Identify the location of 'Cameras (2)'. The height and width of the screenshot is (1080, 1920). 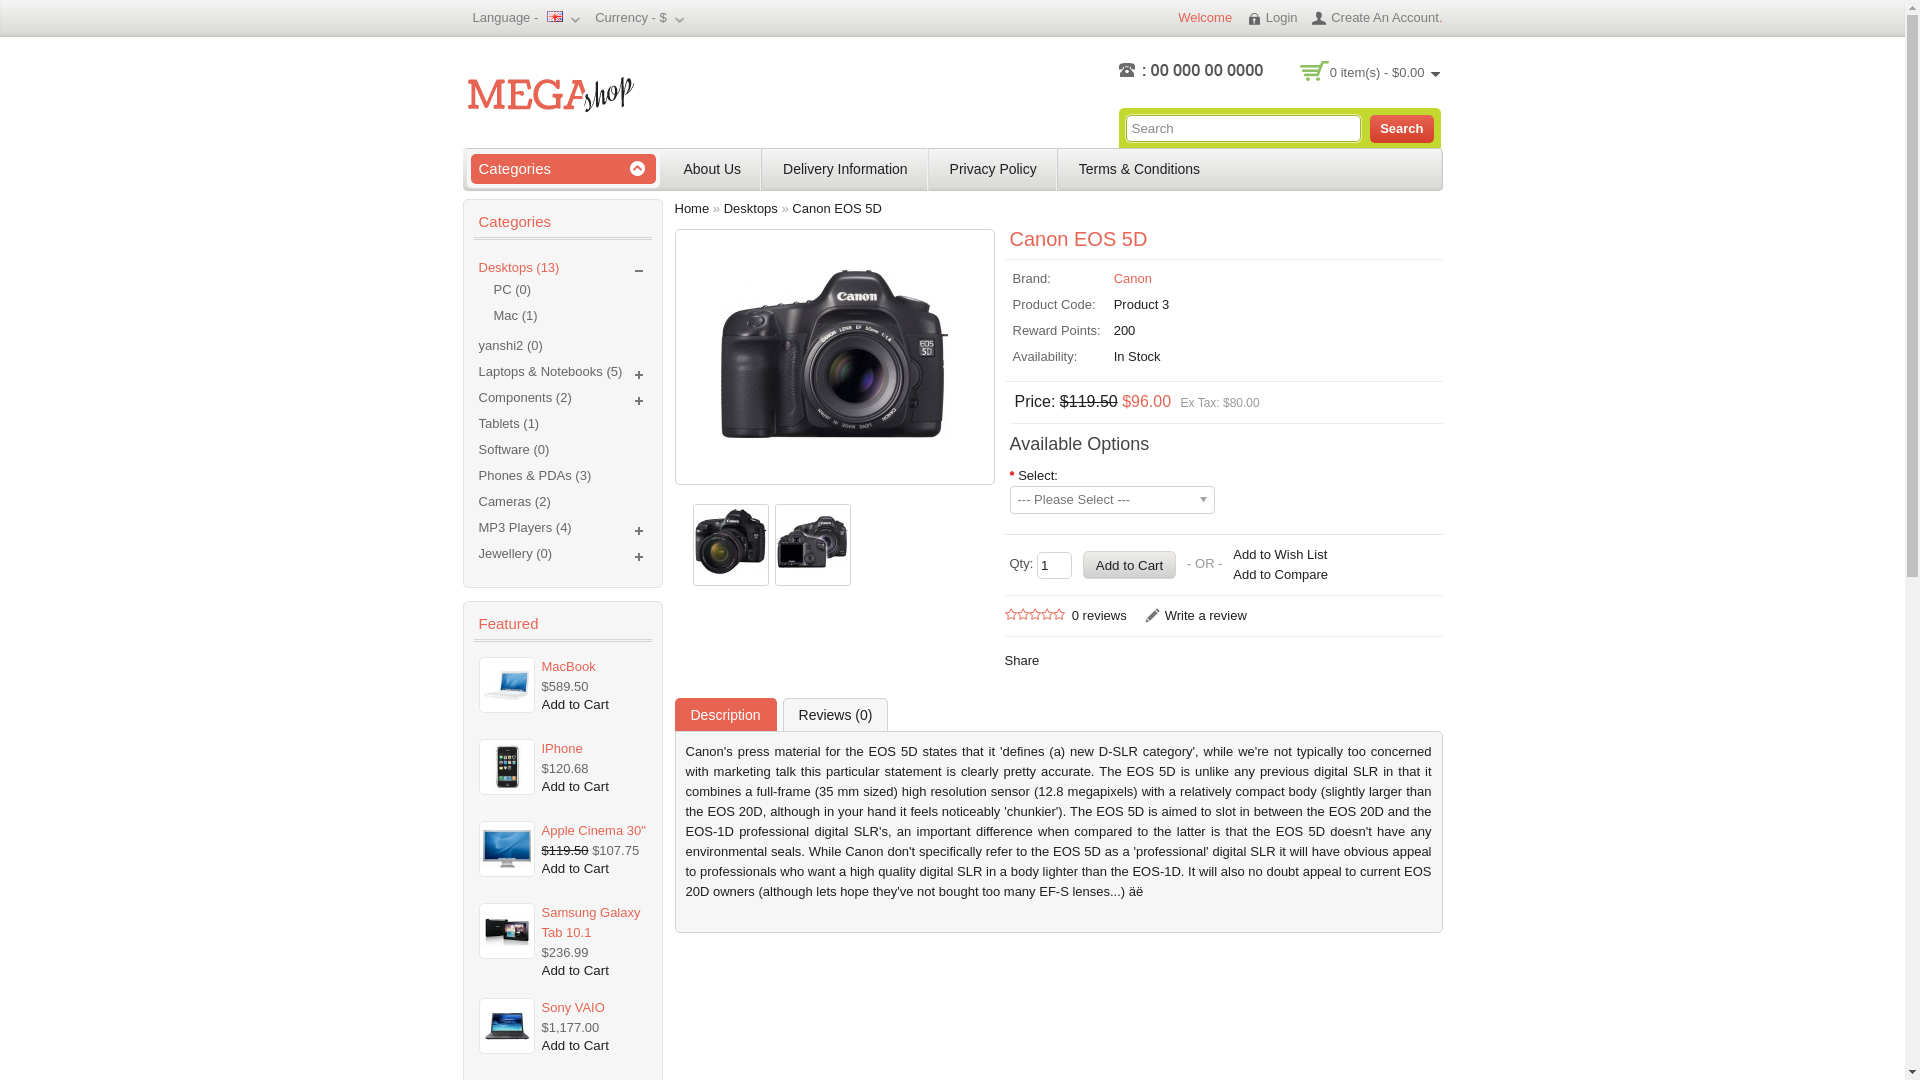
(477, 500).